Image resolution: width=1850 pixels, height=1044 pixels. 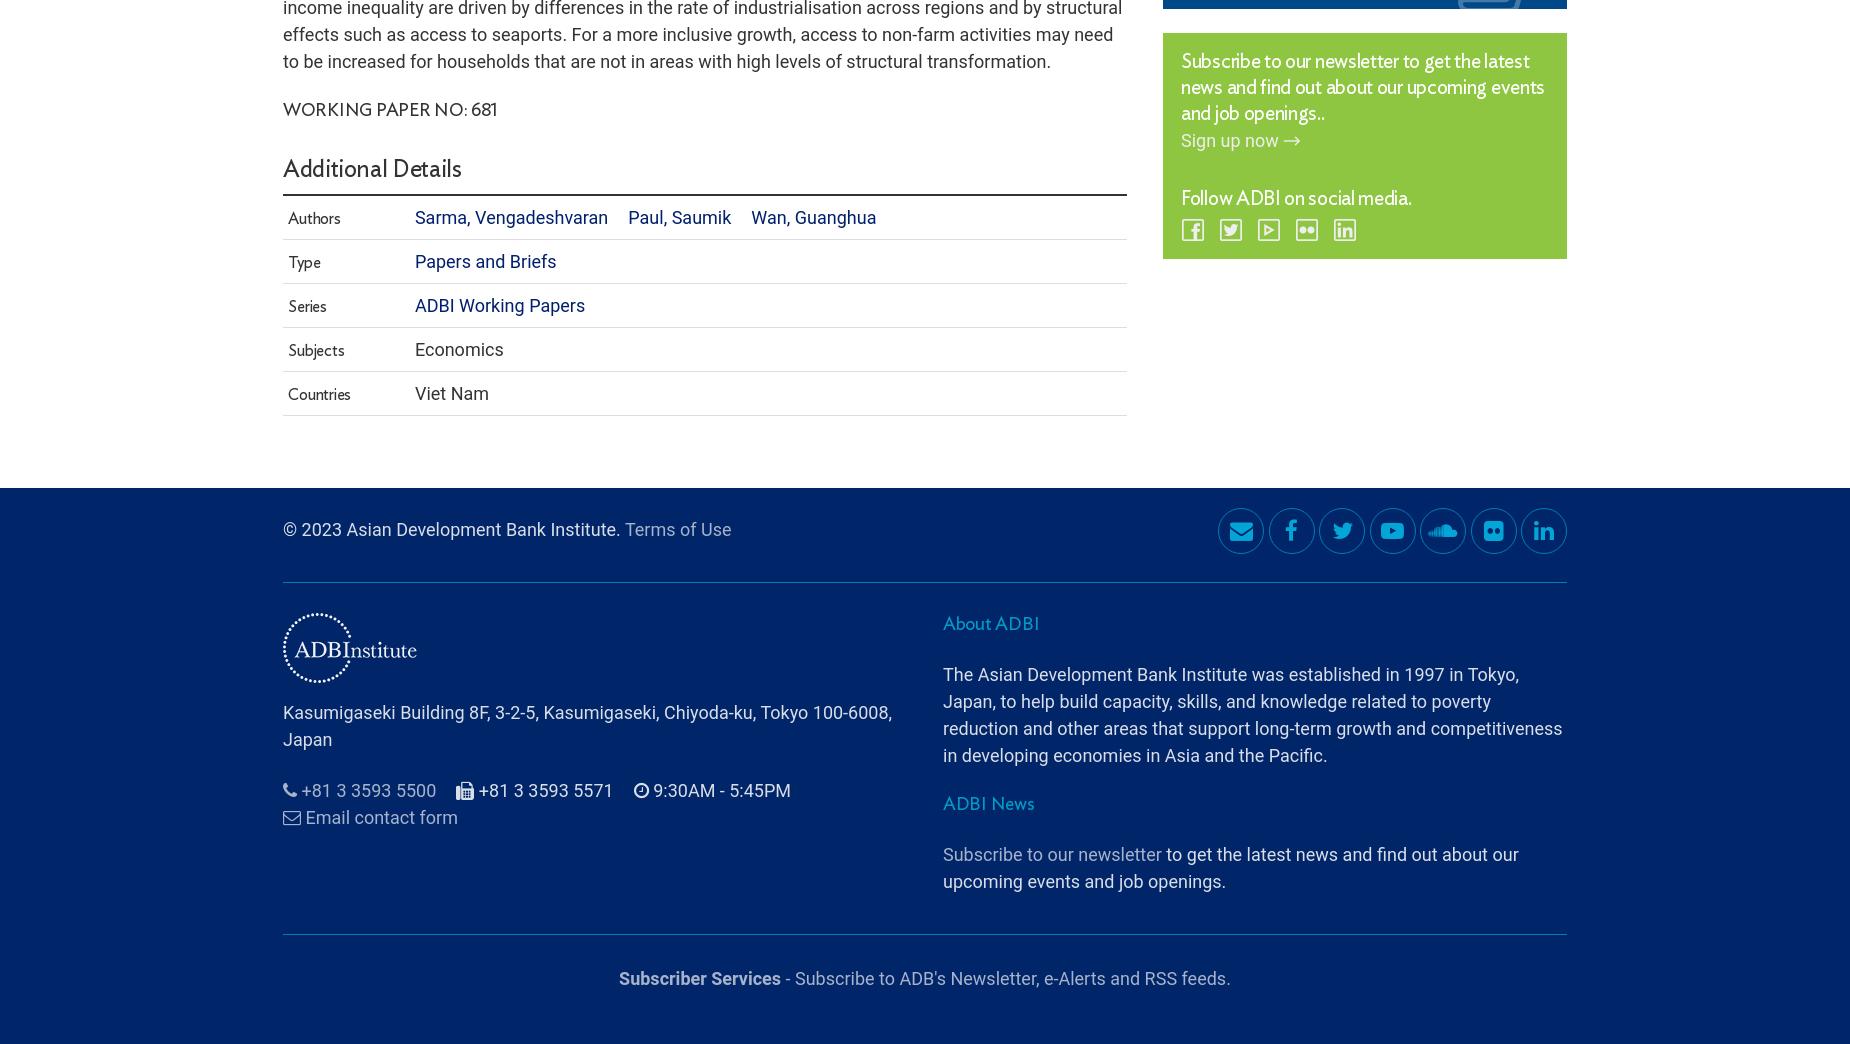 What do you see at coordinates (987, 749) in the screenshot?
I see `'ADBI News'` at bounding box center [987, 749].